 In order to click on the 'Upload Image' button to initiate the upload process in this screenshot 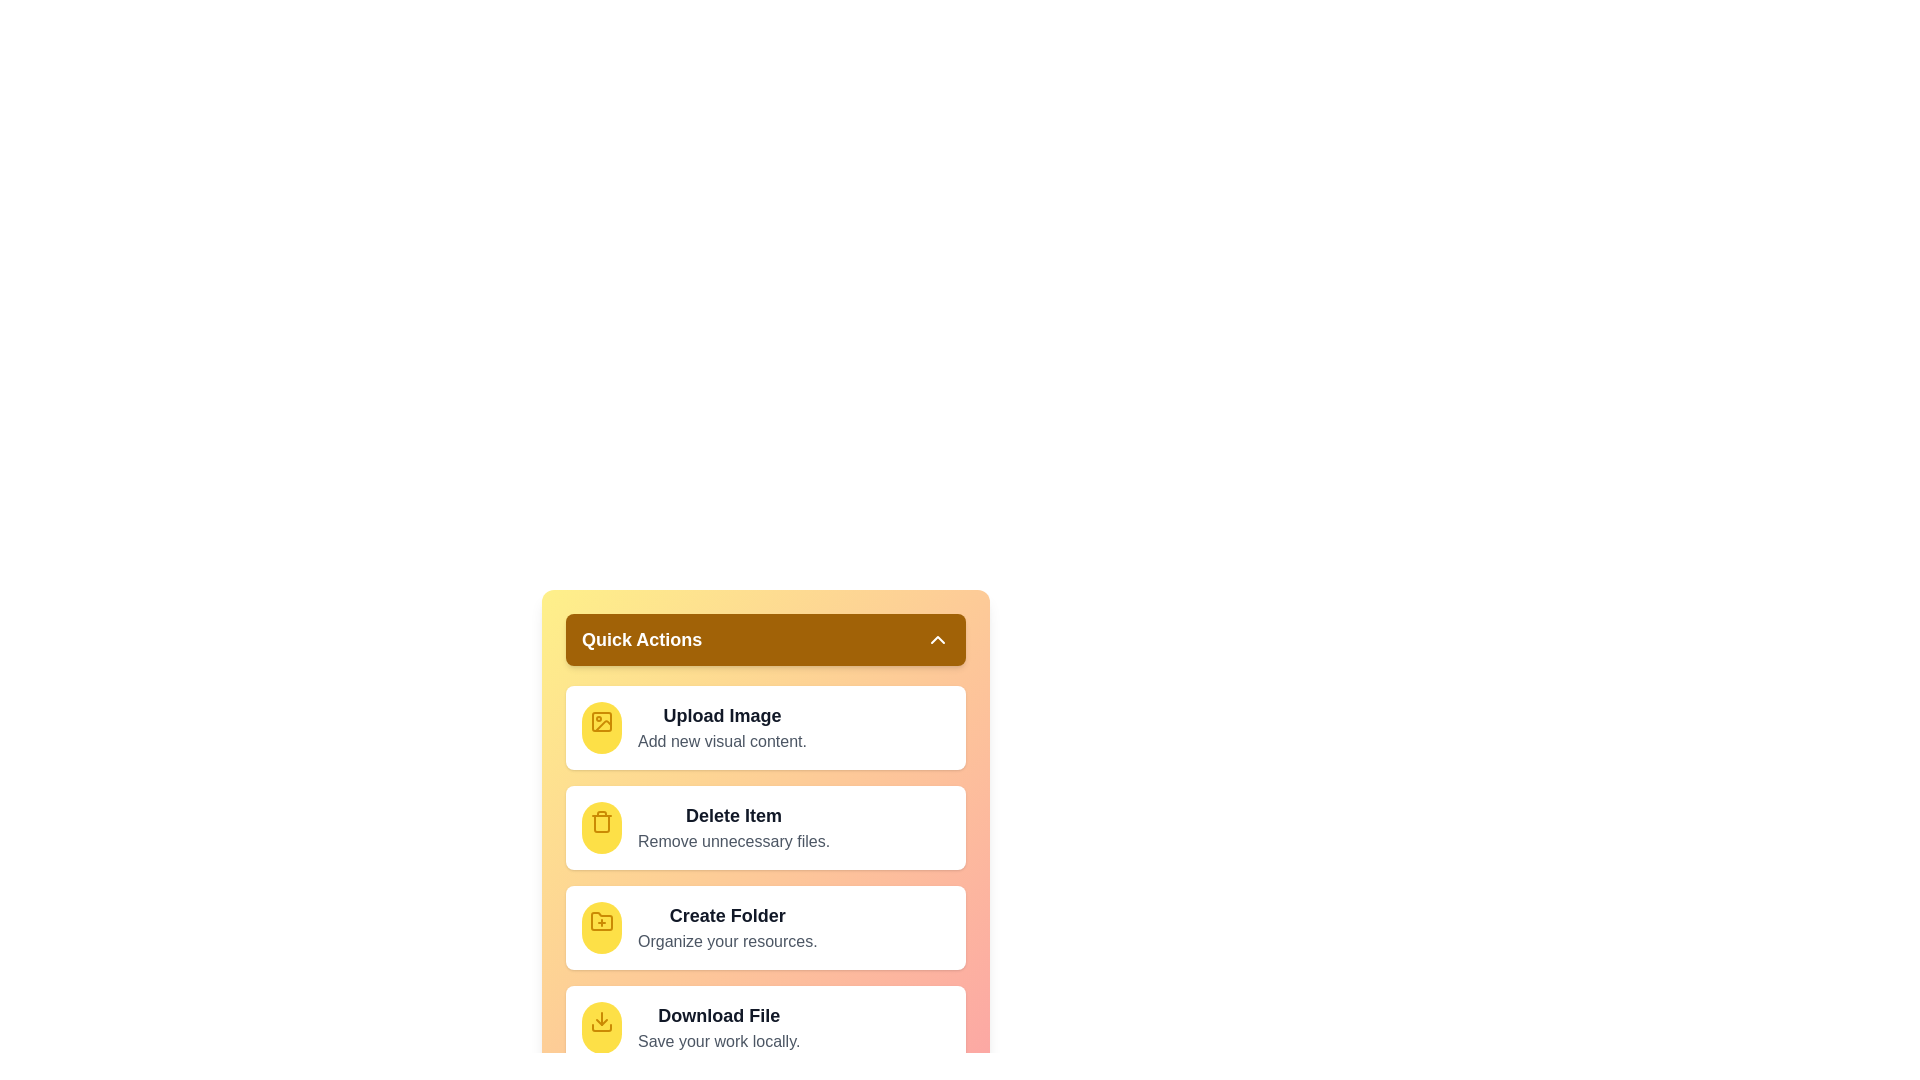, I will do `click(721, 715)`.